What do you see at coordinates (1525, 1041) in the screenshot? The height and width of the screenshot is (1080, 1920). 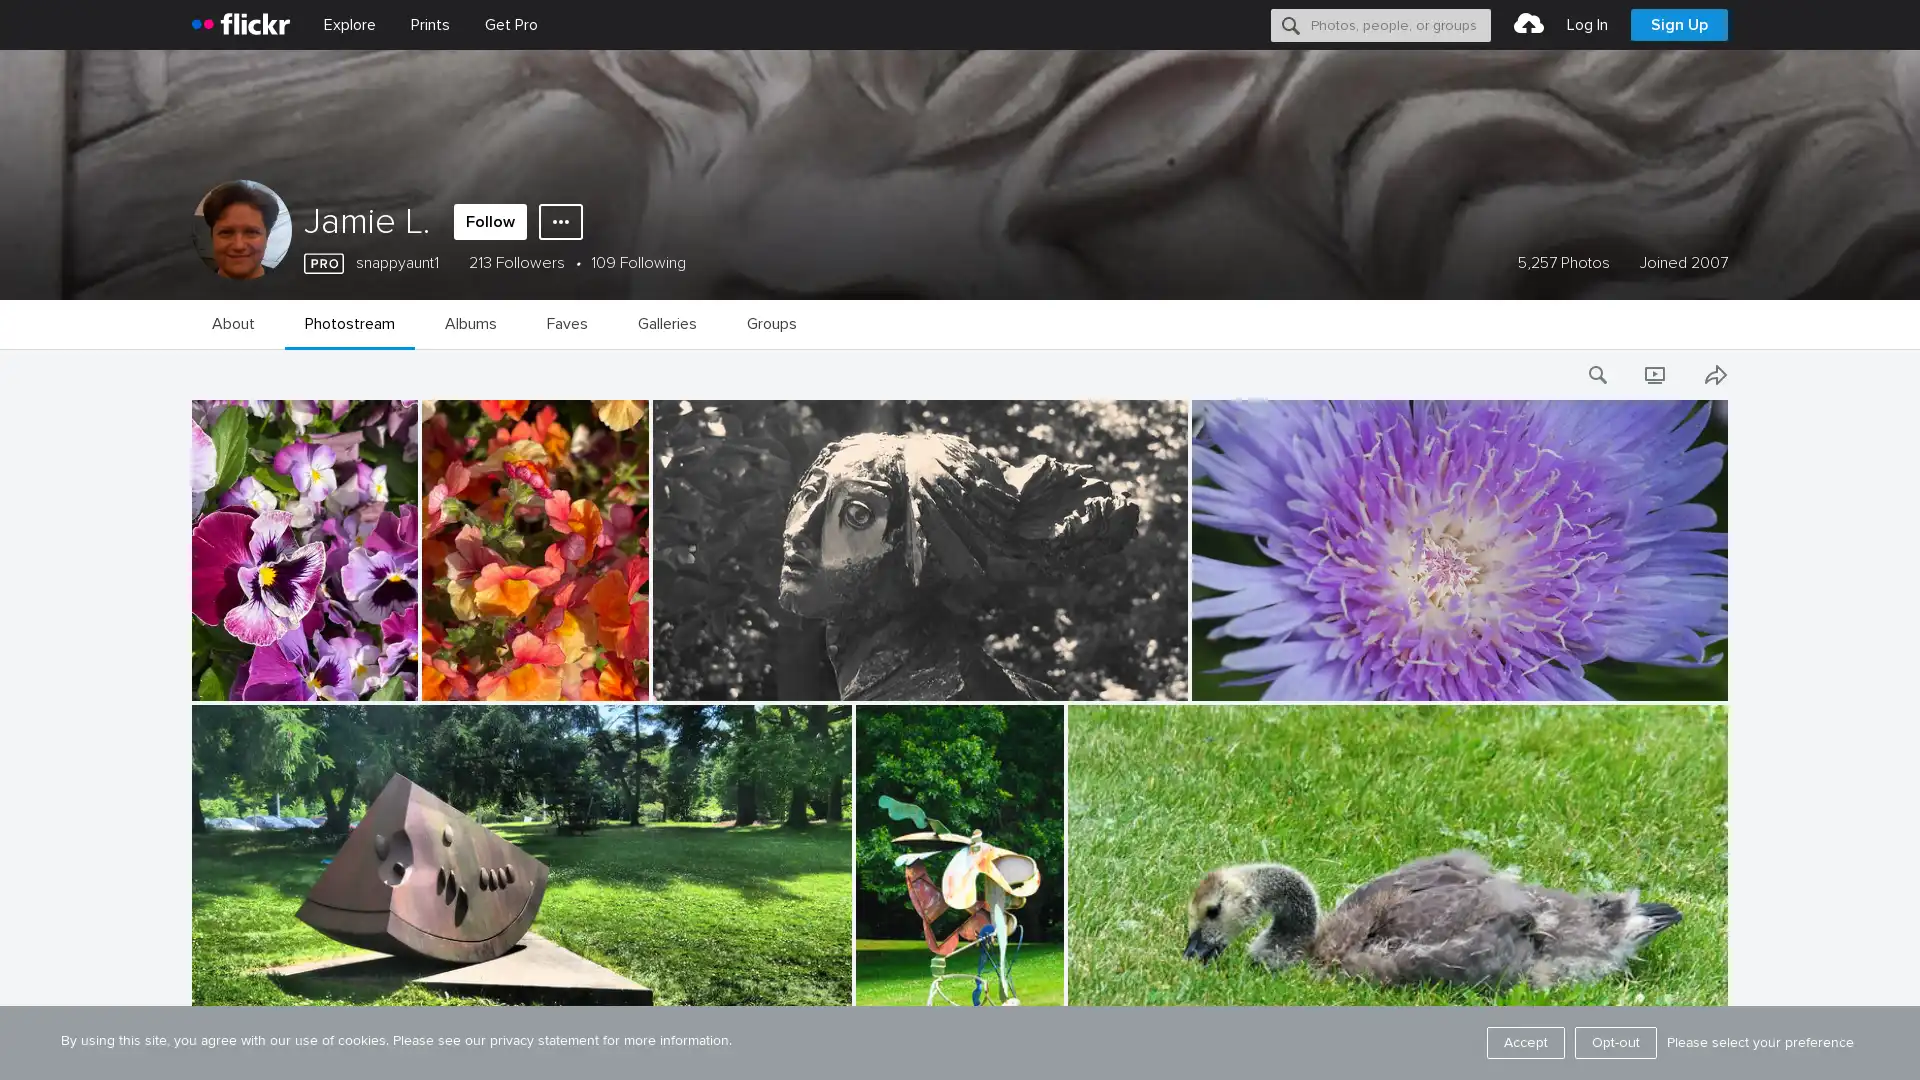 I see `Accept` at bounding box center [1525, 1041].